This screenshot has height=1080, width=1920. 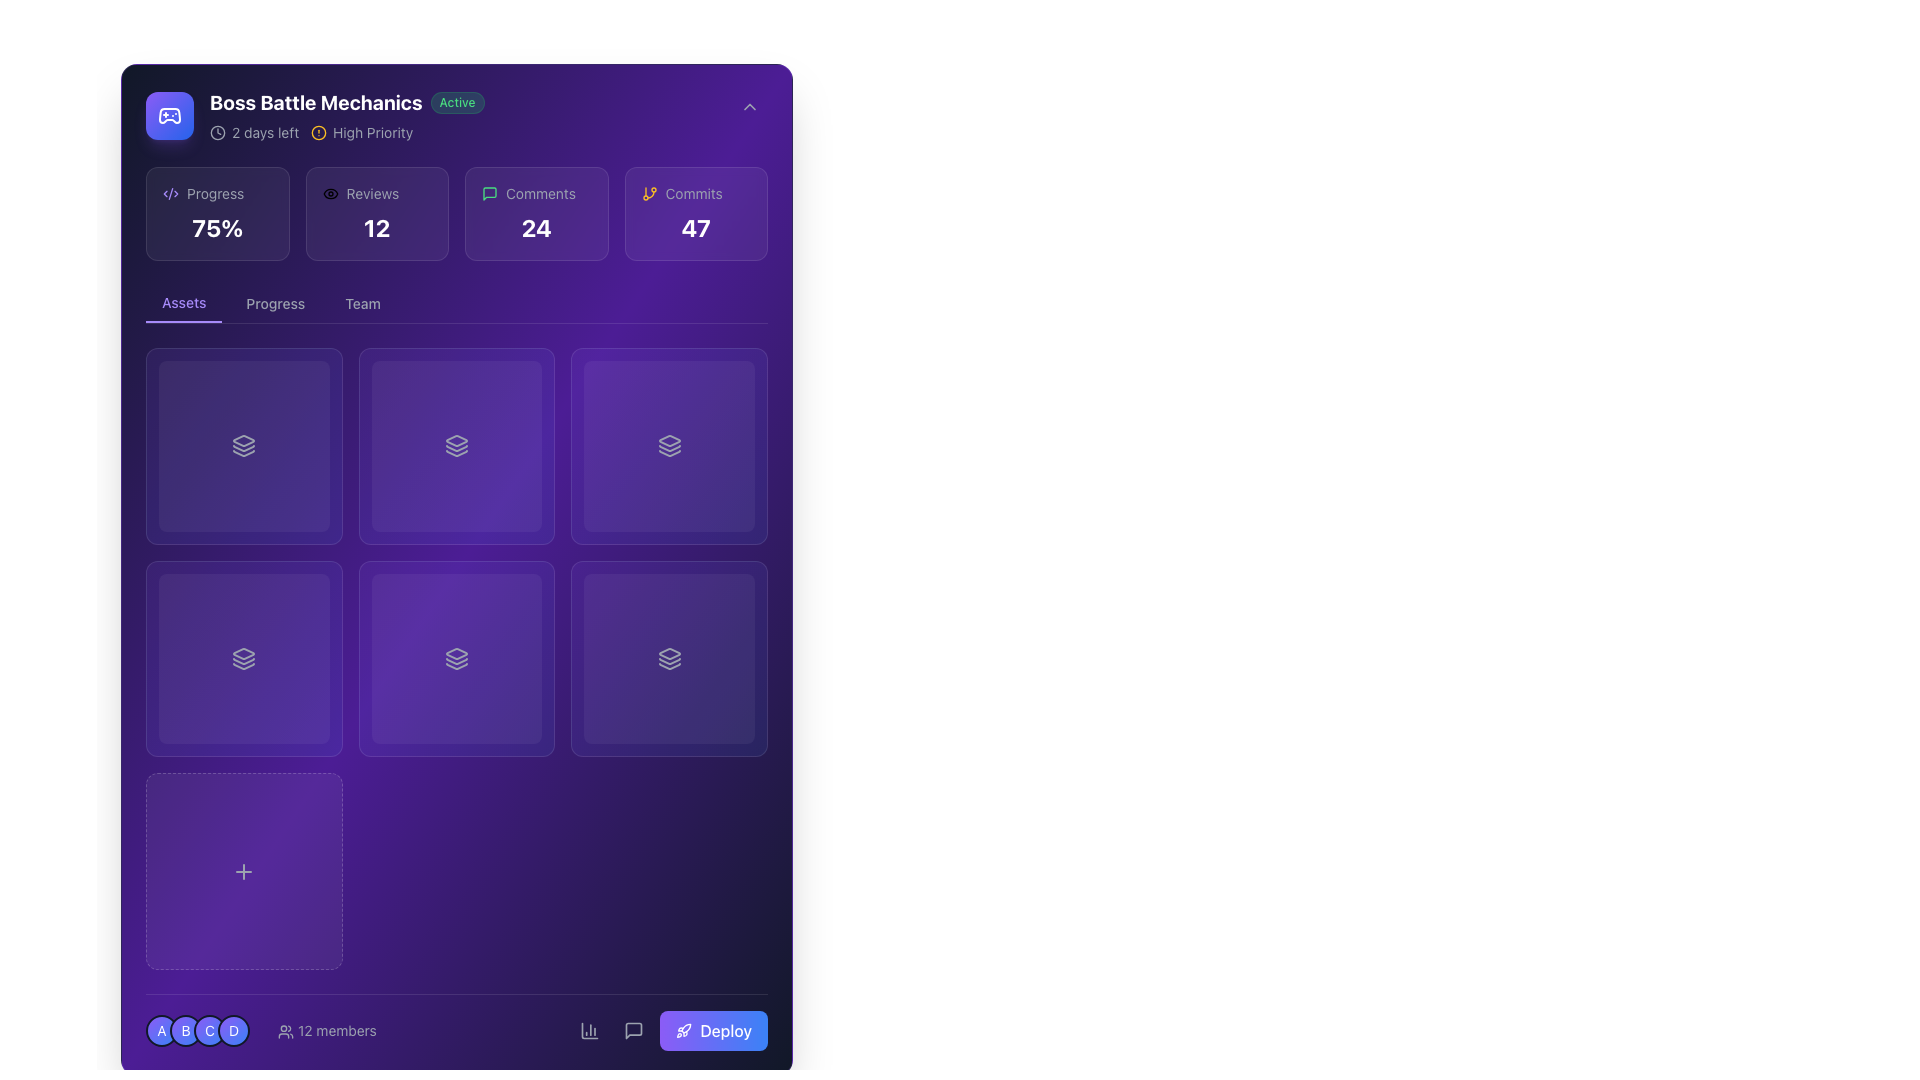 I want to click on displayed number '47' from the Text Display in the central-right portion of the 'Commits' card, so click(x=696, y=226).